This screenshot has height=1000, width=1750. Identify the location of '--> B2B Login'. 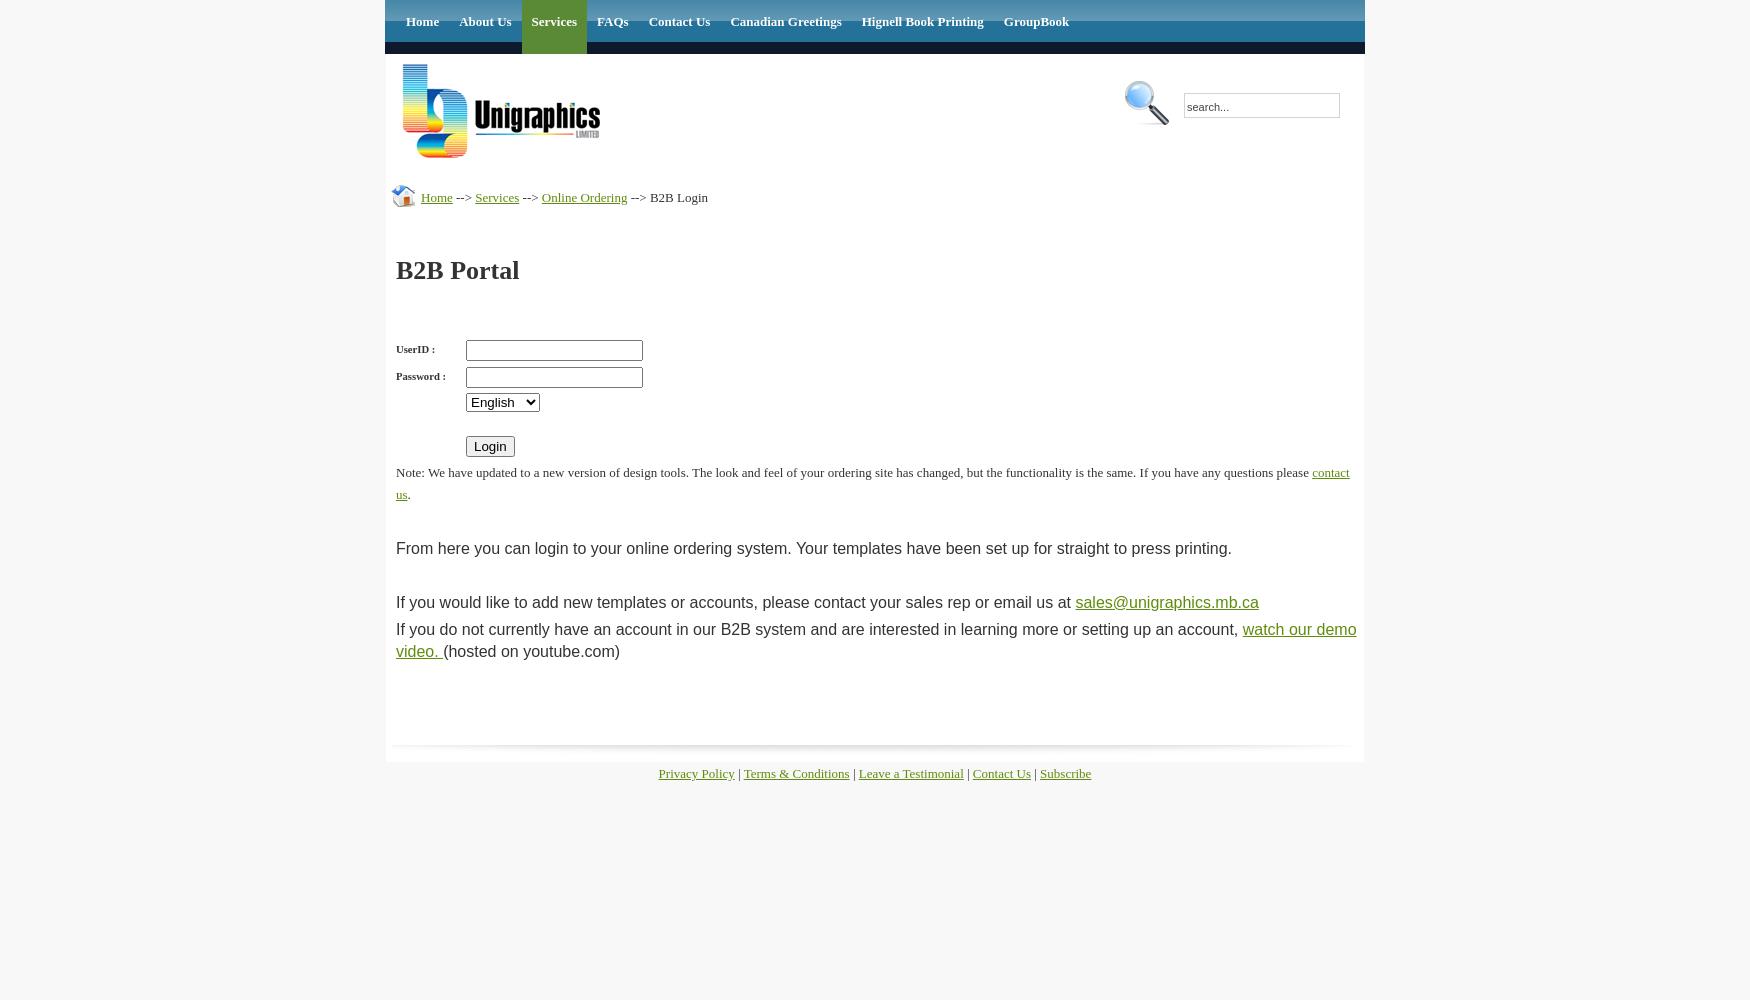
(626, 195).